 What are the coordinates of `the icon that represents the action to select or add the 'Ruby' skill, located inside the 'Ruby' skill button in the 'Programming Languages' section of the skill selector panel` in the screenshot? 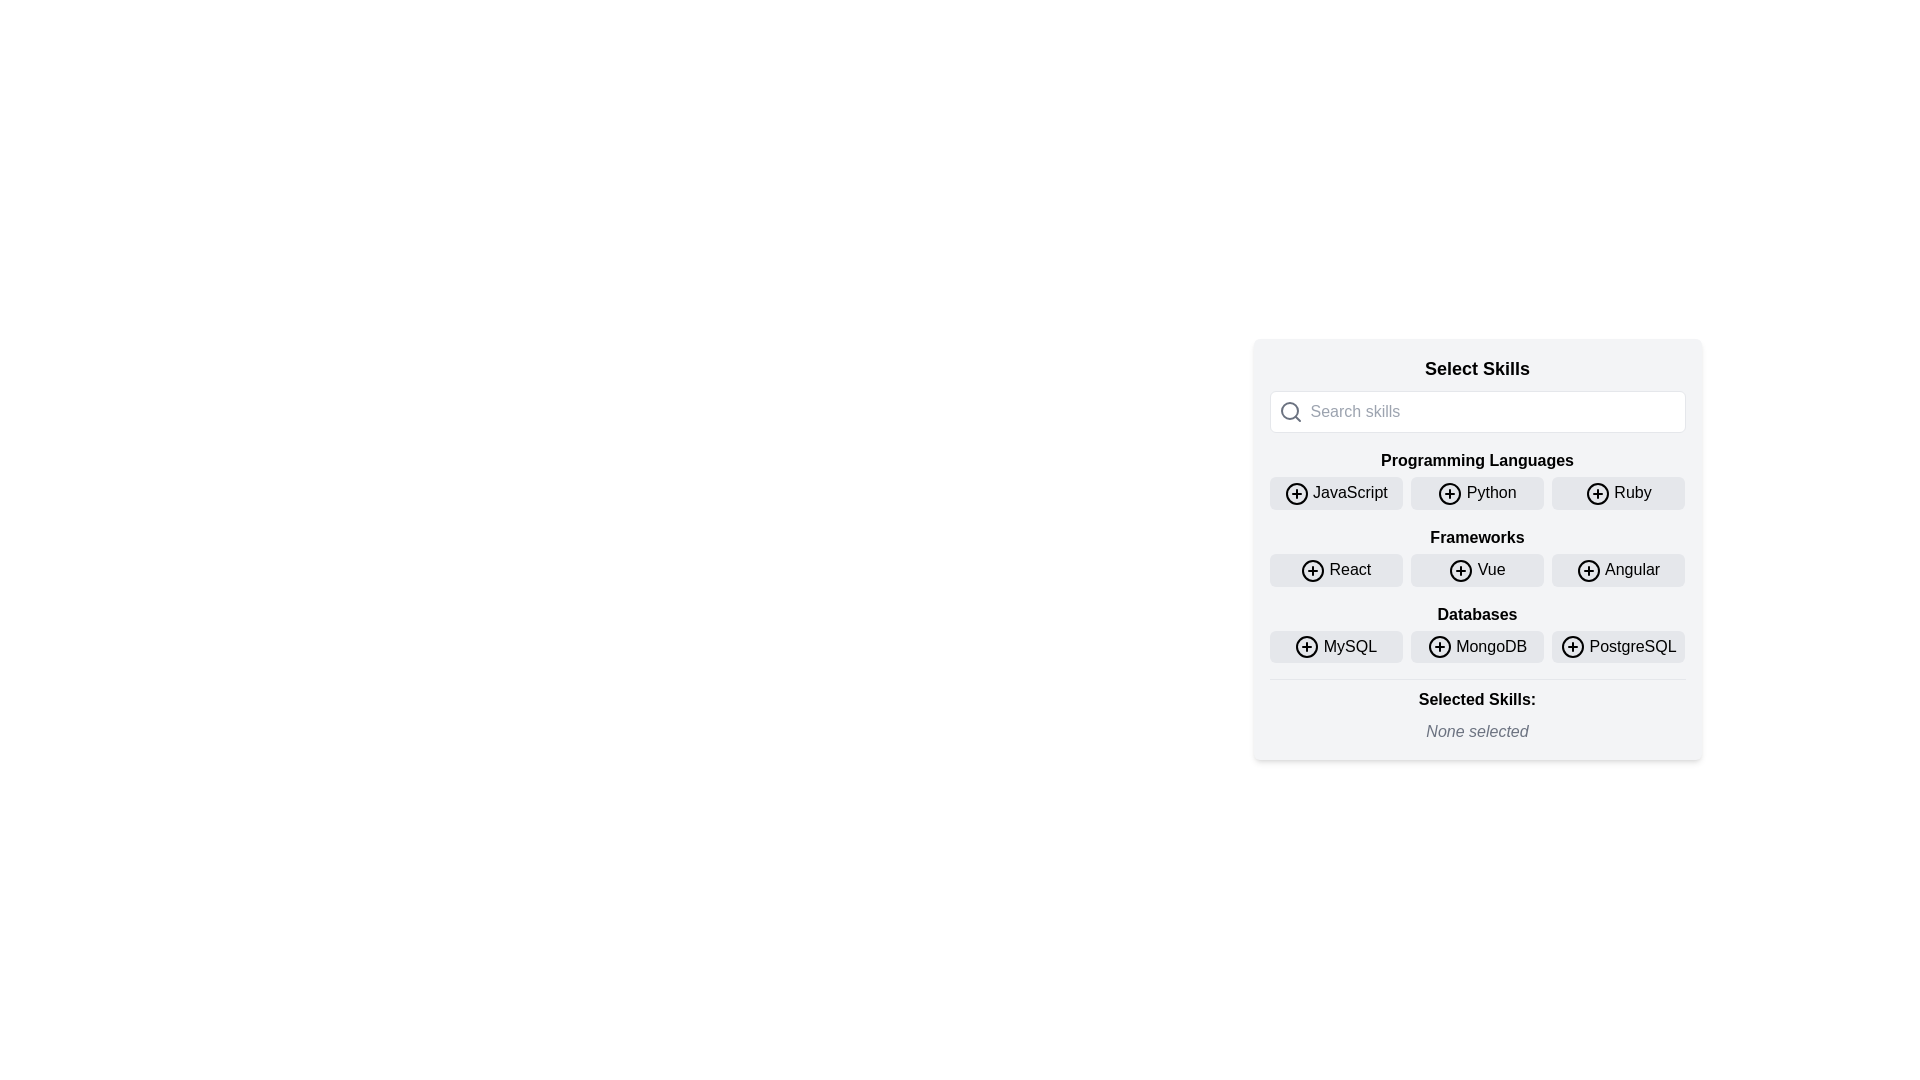 It's located at (1596, 493).